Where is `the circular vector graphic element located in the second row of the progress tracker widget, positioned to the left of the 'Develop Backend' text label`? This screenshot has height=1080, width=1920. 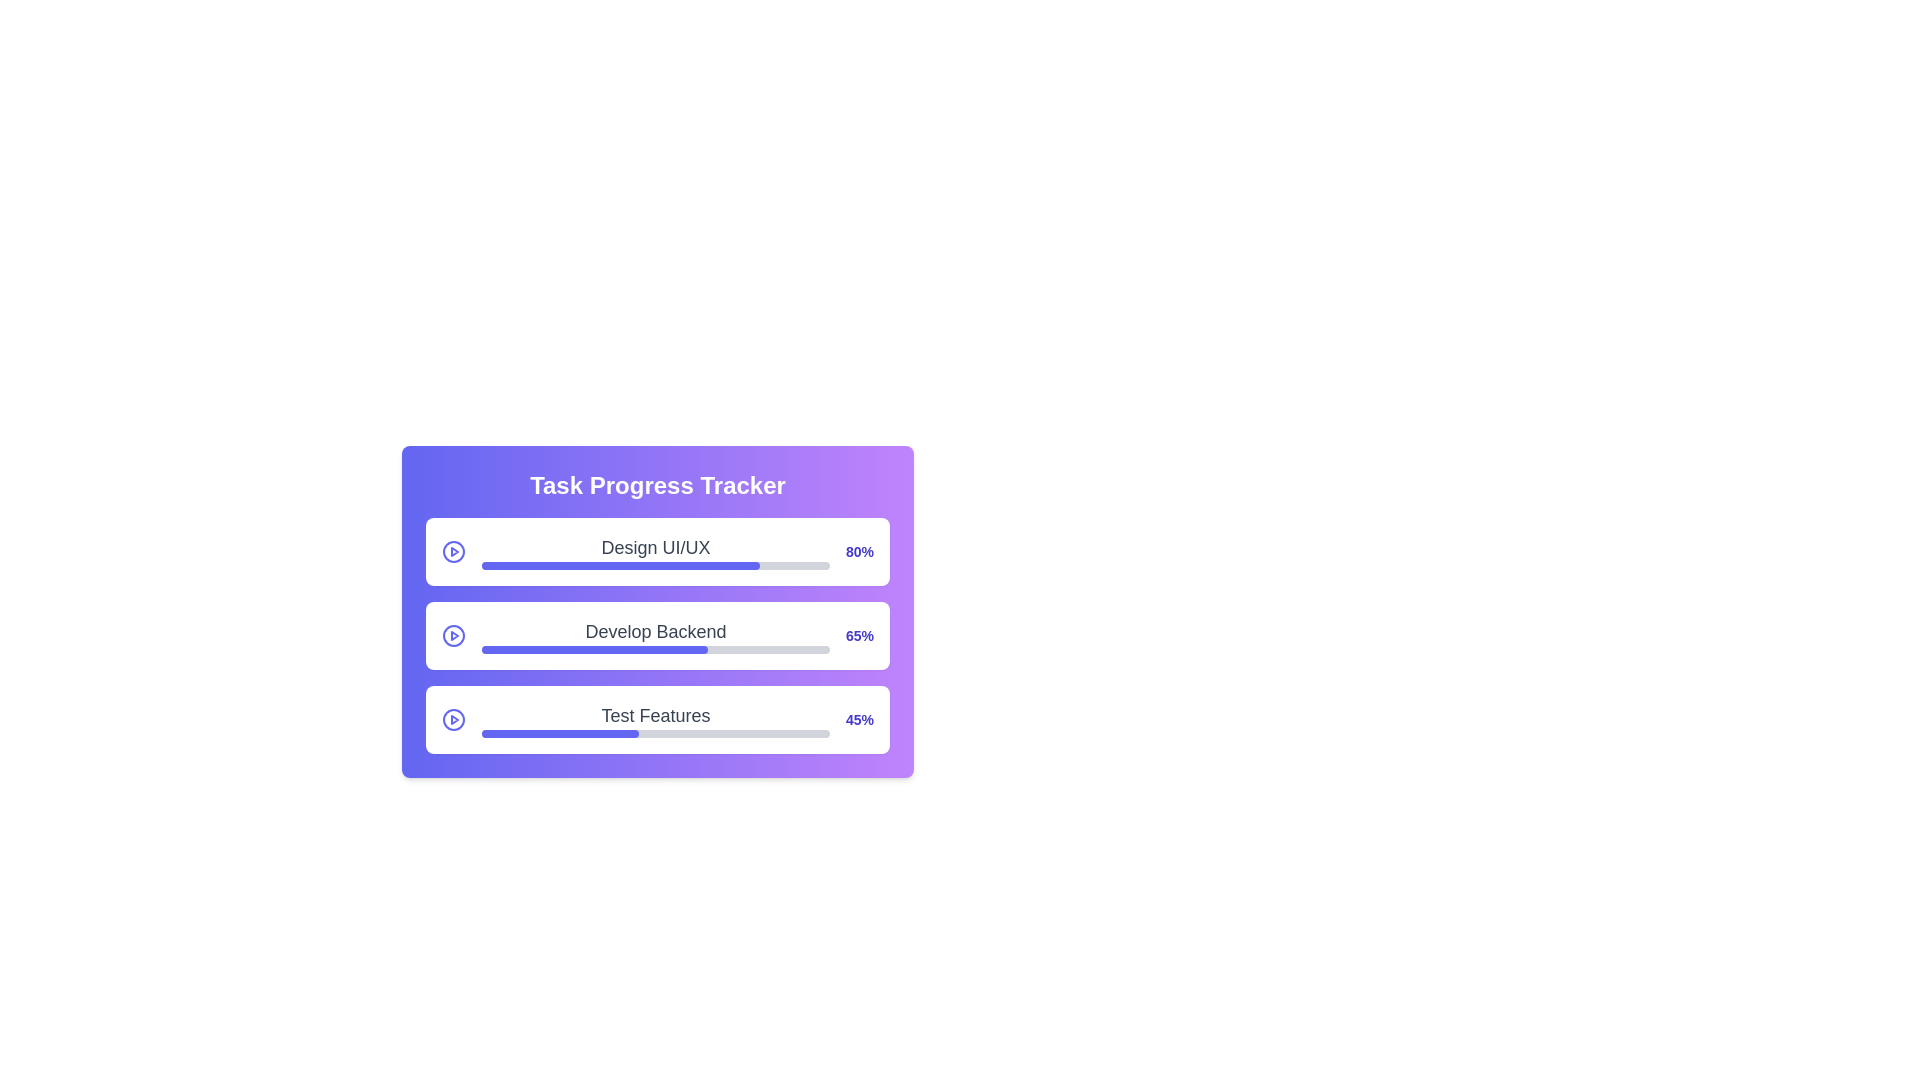 the circular vector graphic element located in the second row of the progress tracker widget, positioned to the left of the 'Develop Backend' text label is located at coordinates (453, 636).